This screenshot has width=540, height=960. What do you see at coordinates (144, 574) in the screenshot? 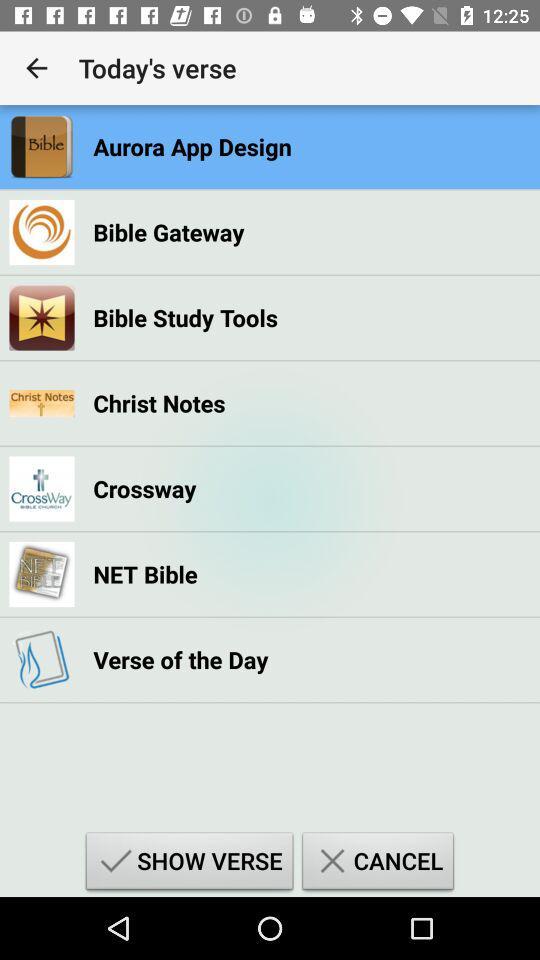
I see `the net bible` at bounding box center [144, 574].